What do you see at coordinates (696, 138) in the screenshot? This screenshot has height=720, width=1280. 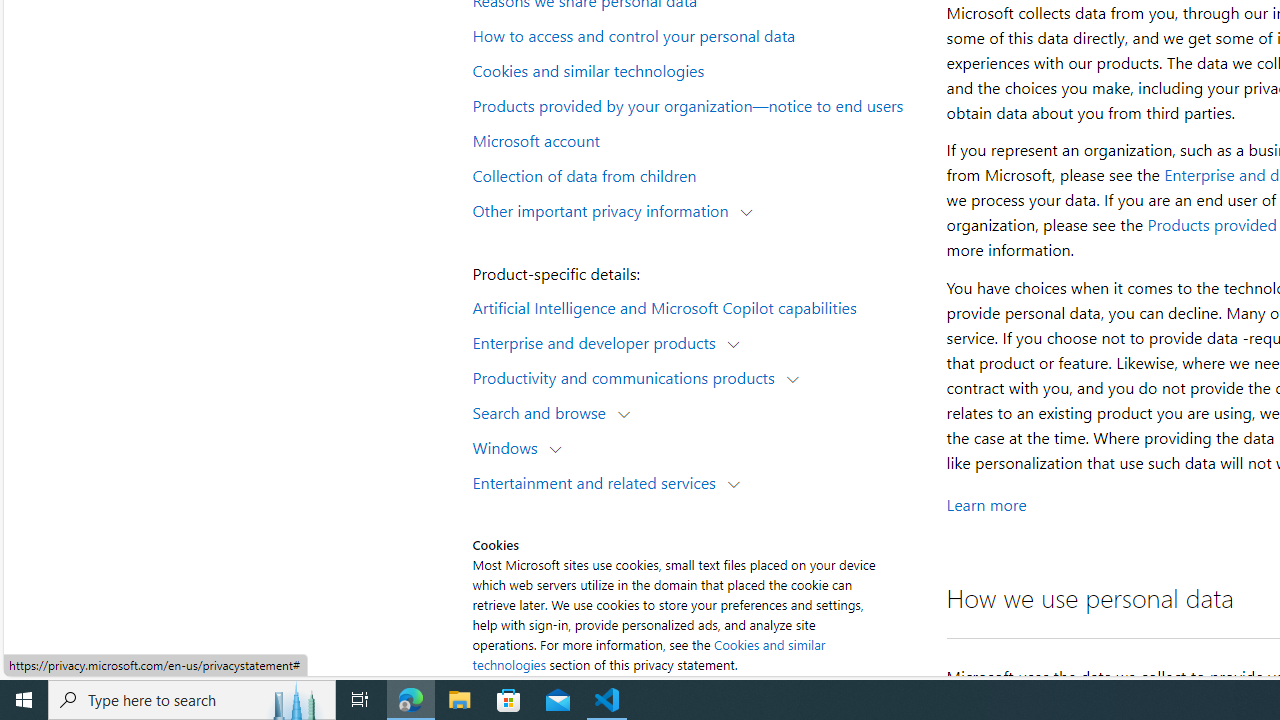 I see `'Microsoft account'` at bounding box center [696, 138].